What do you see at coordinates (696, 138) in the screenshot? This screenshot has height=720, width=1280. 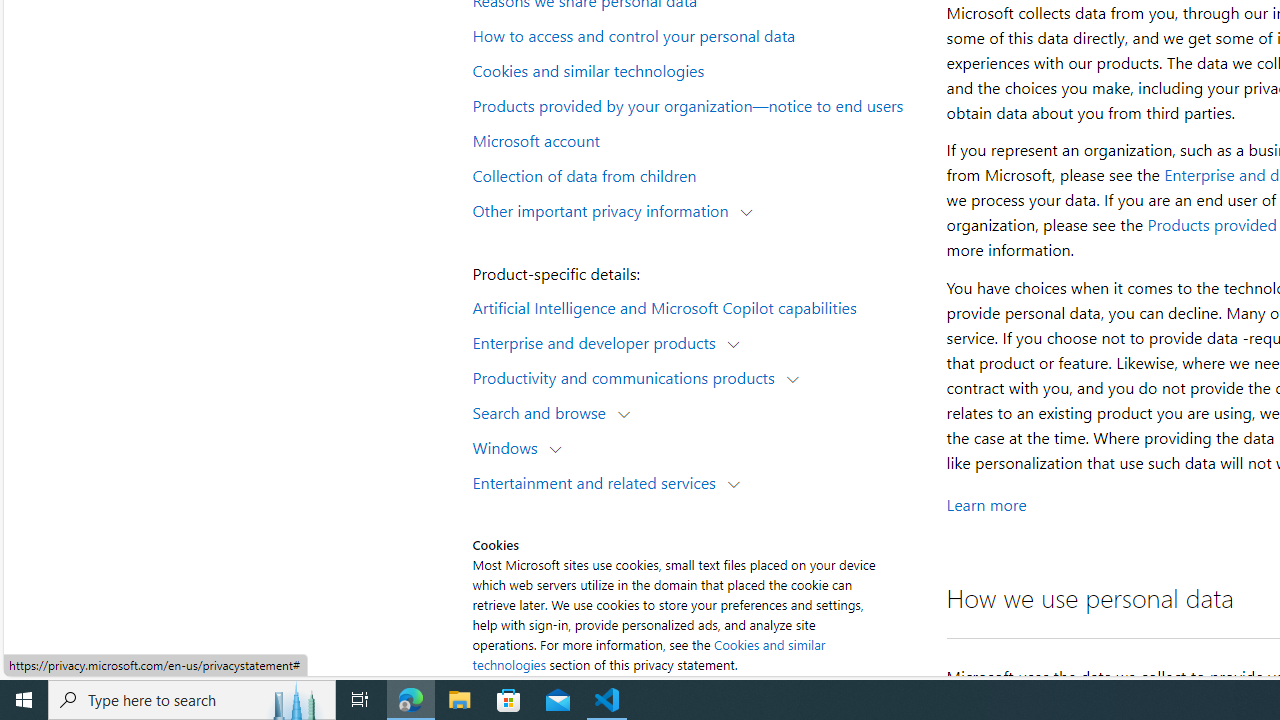 I see `'Microsoft account'` at bounding box center [696, 138].